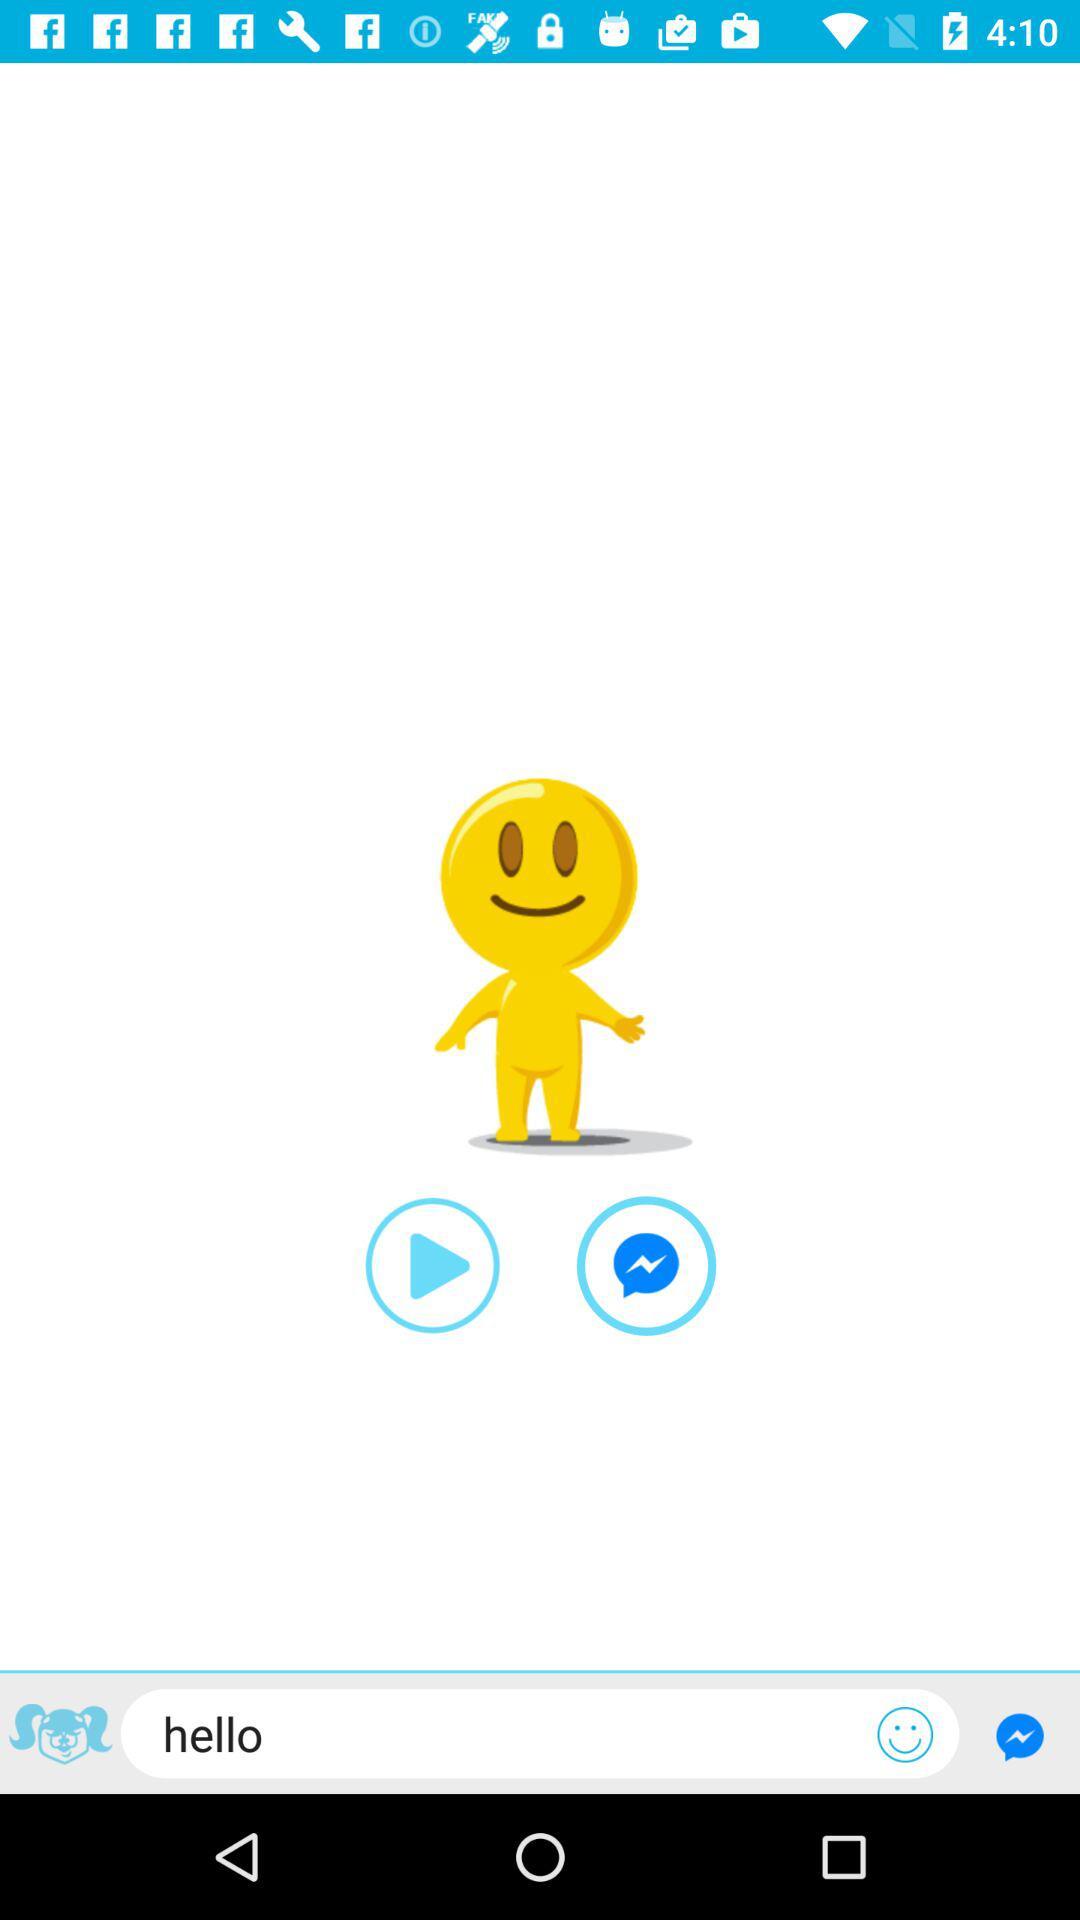 This screenshot has width=1080, height=1920. I want to click on the emoji icon, so click(905, 1733).